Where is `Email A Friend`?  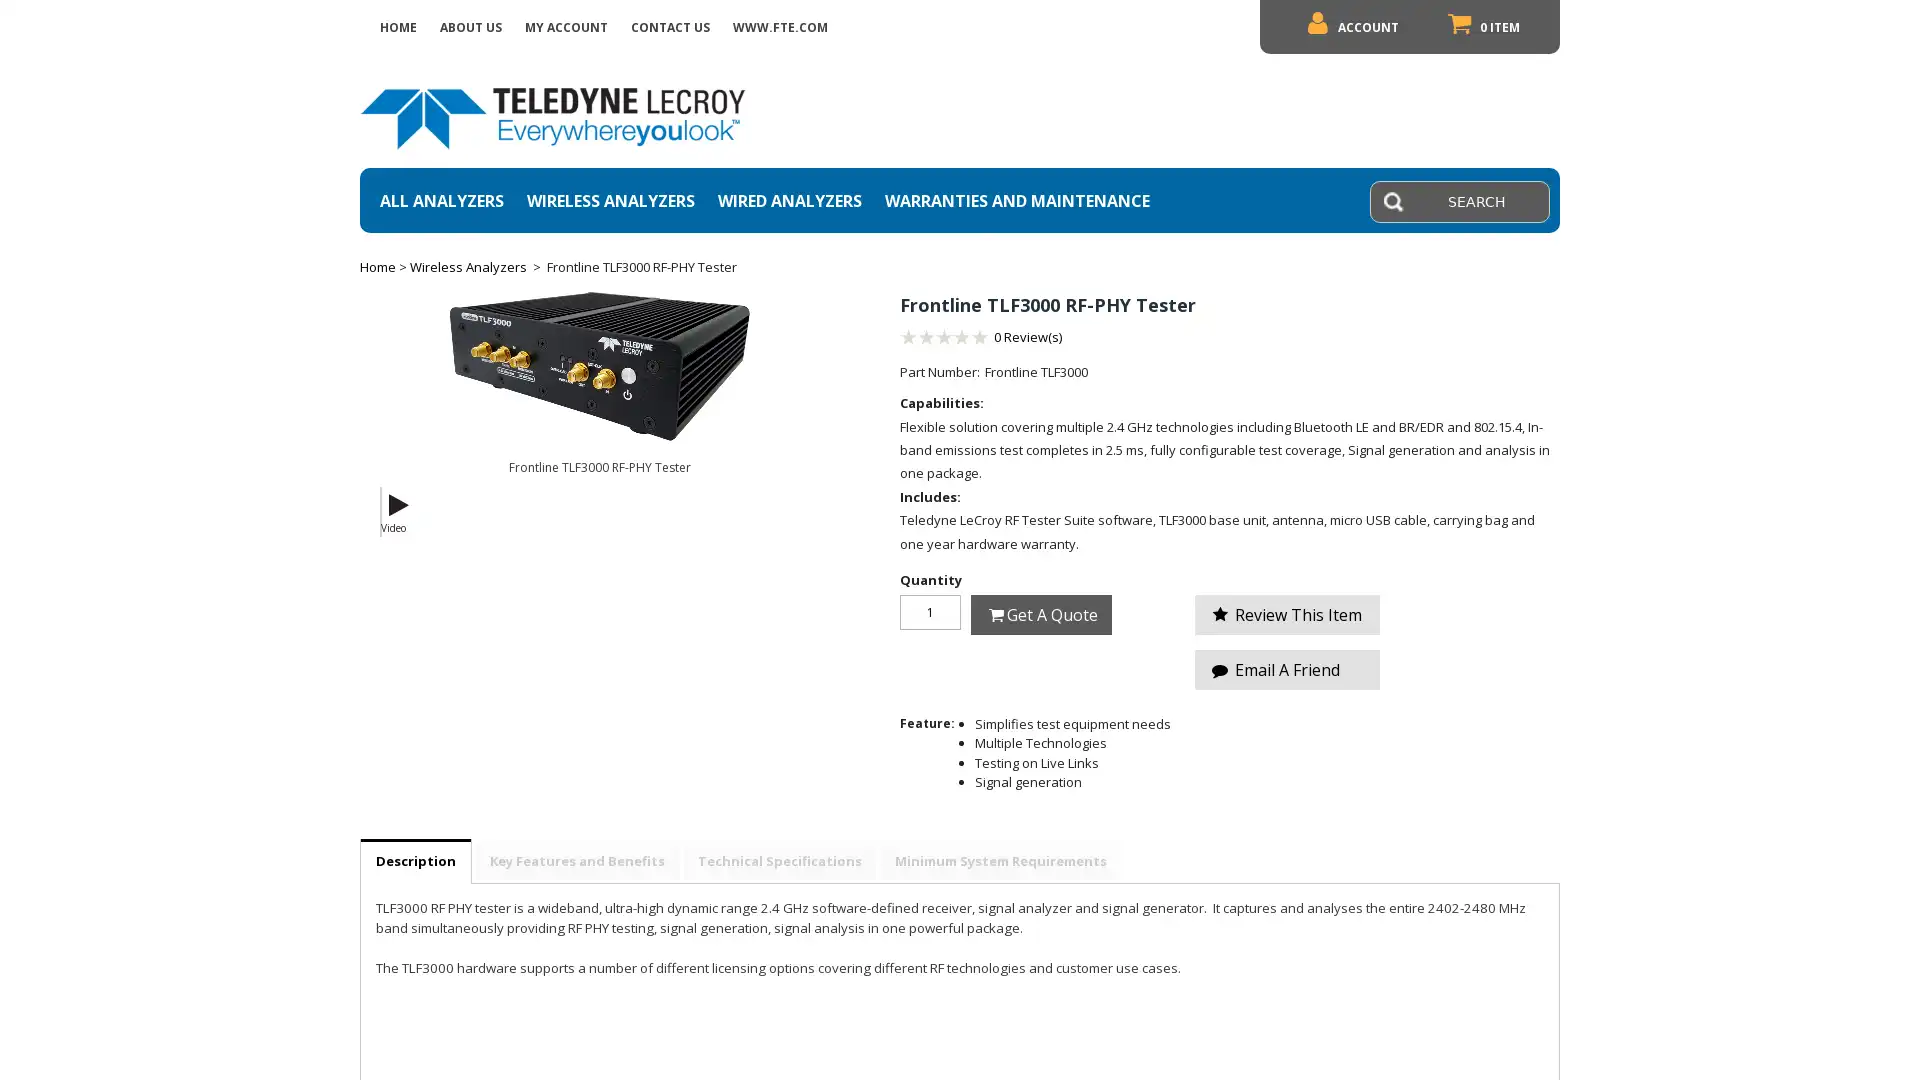 Email A Friend is located at coordinates (1287, 668).